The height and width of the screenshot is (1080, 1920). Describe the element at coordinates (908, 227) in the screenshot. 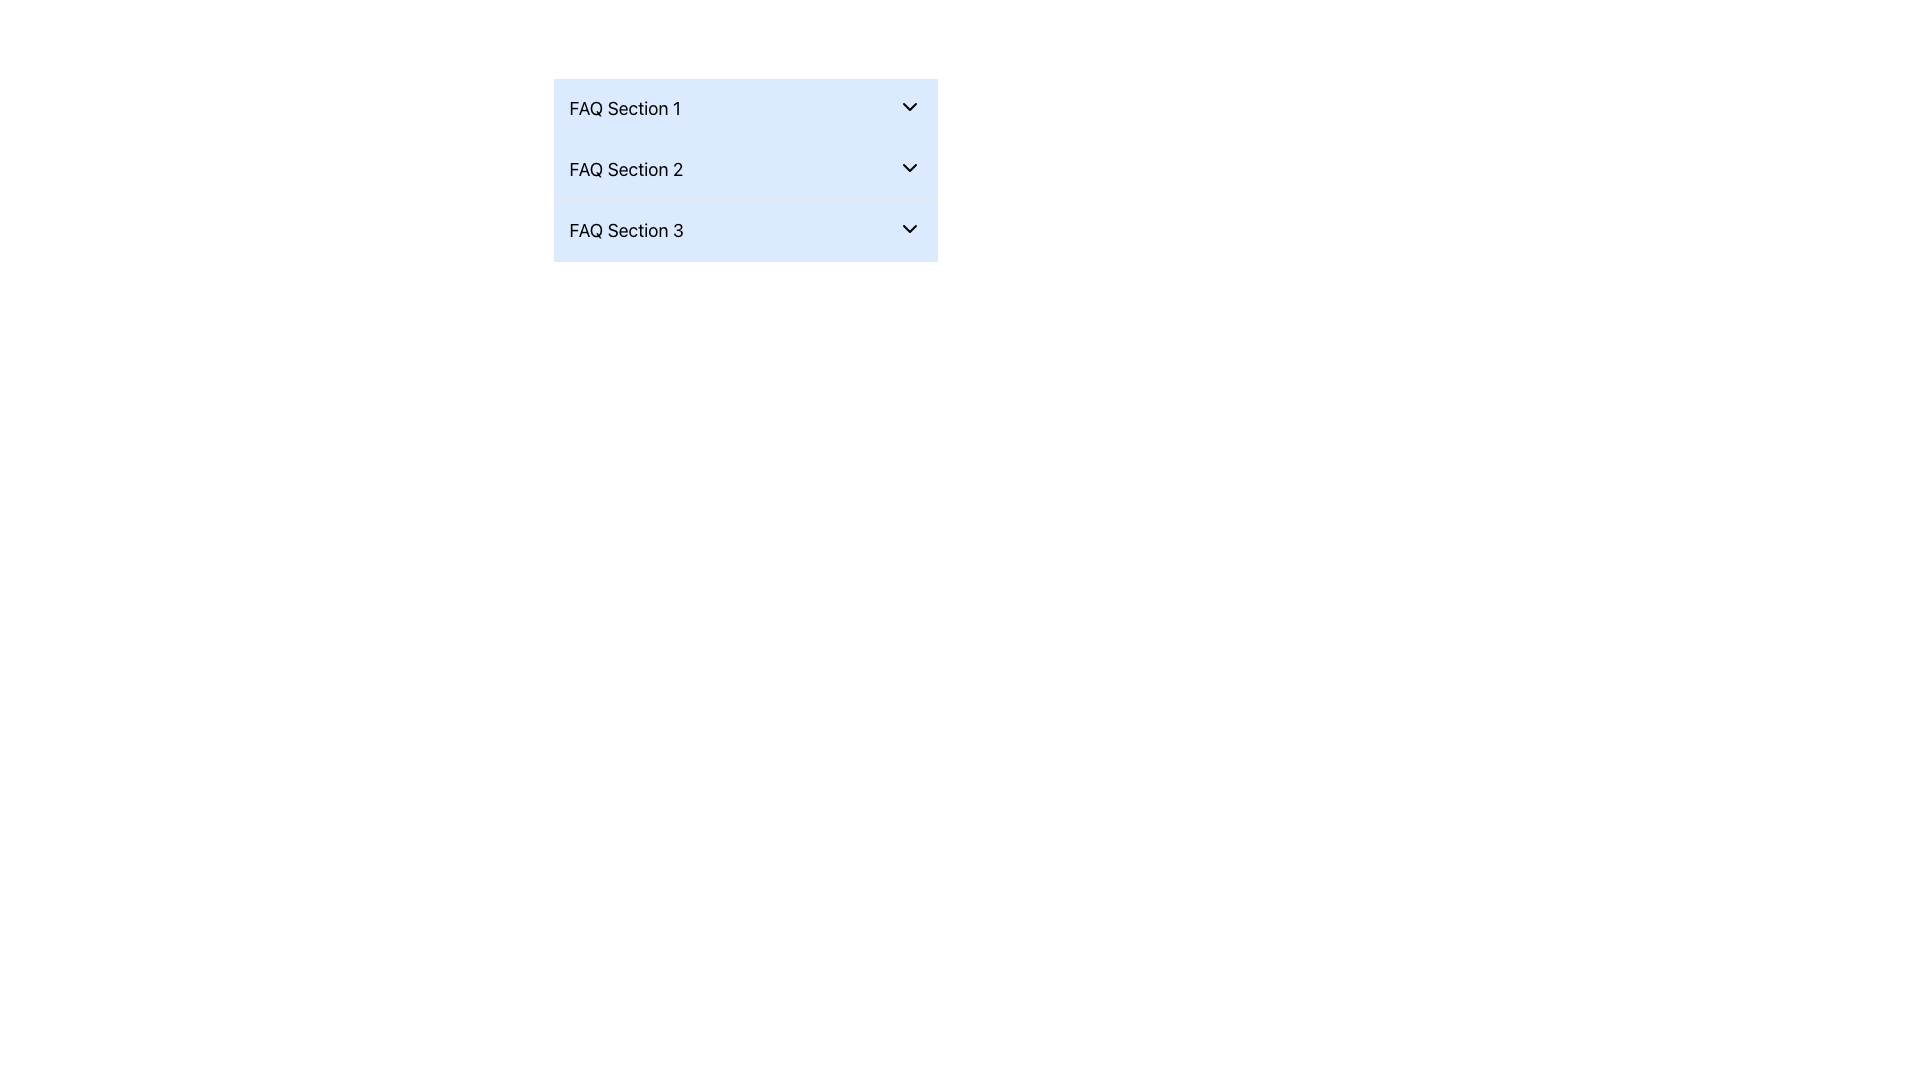

I see `the downward-pointing chevron icon located at the far right of the 'FAQ Section 3'` at that location.